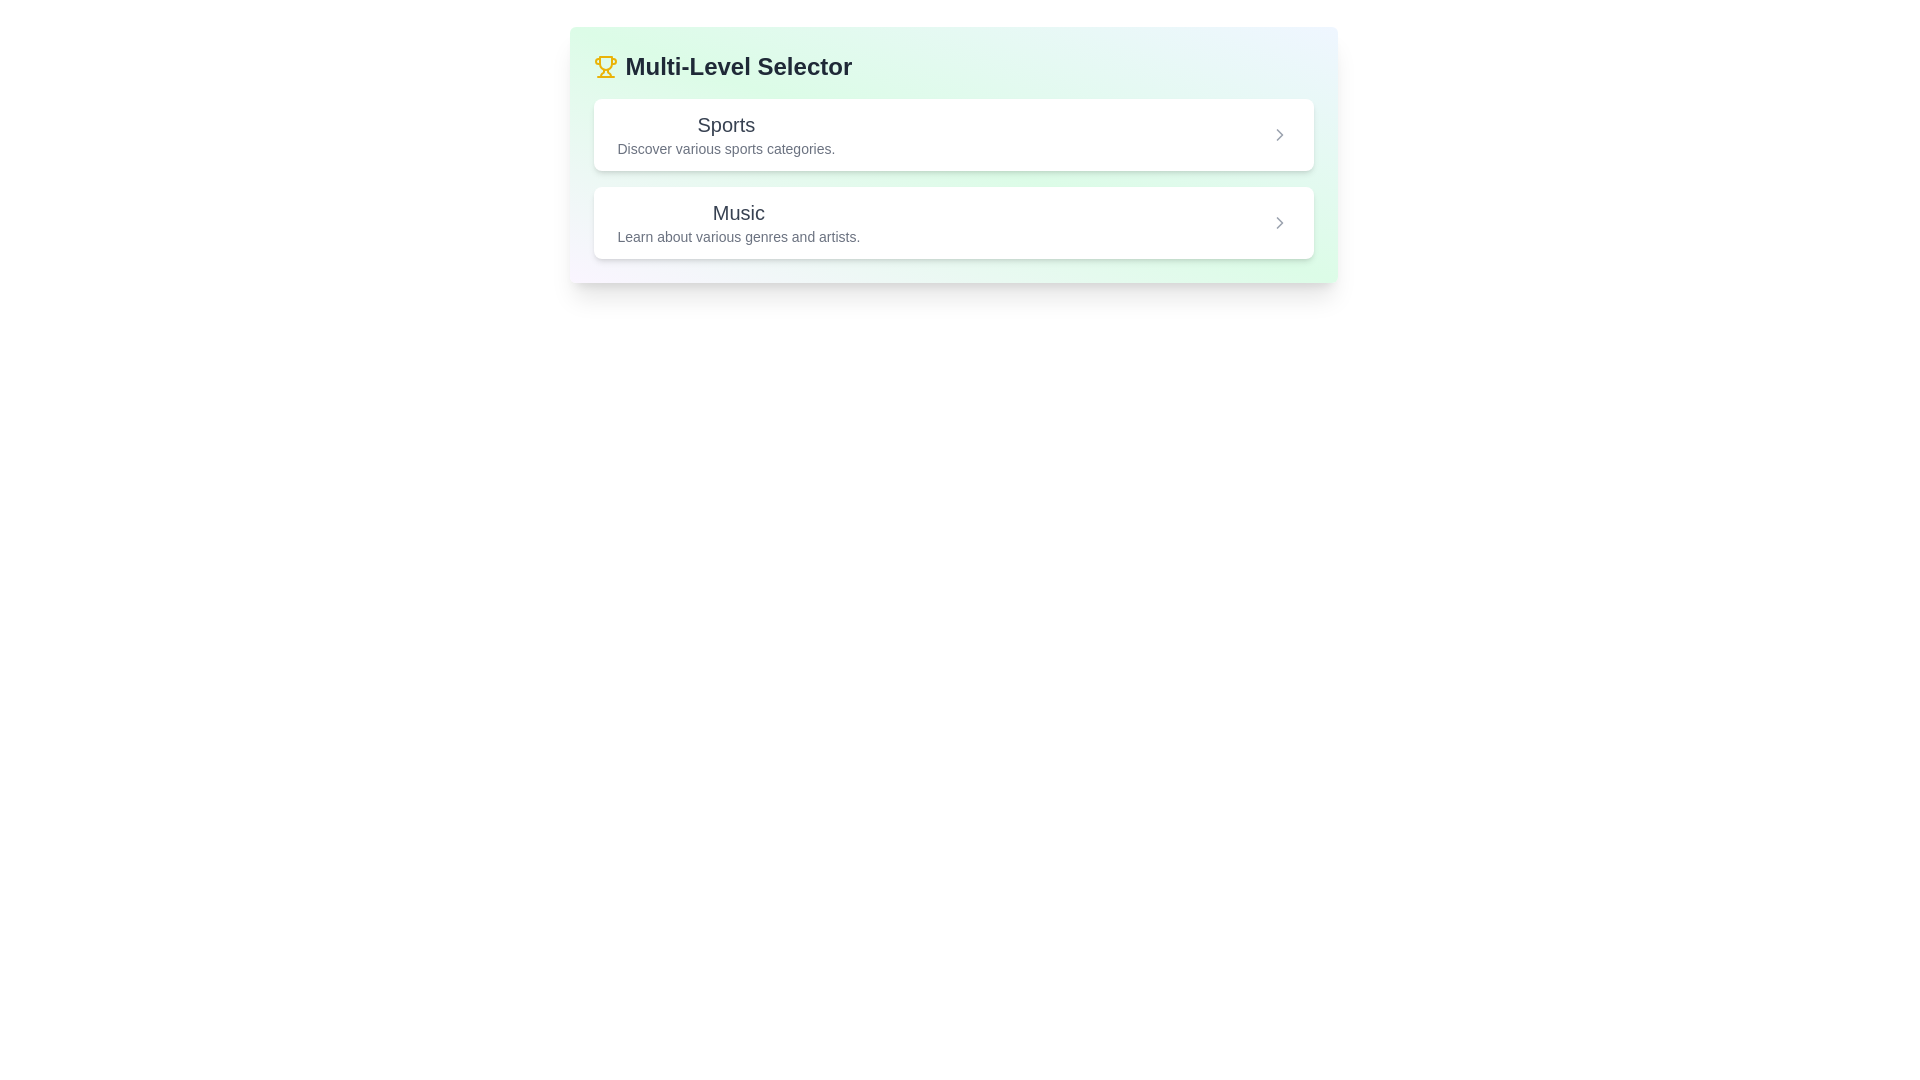 The height and width of the screenshot is (1080, 1920). Describe the element at coordinates (737, 223) in the screenshot. I see `the 'Music' text-based list option, which is the second option under the 'Multi-Level Selector' header, displaying a larger bolded 'Music' and a smaller description below it` at that location.